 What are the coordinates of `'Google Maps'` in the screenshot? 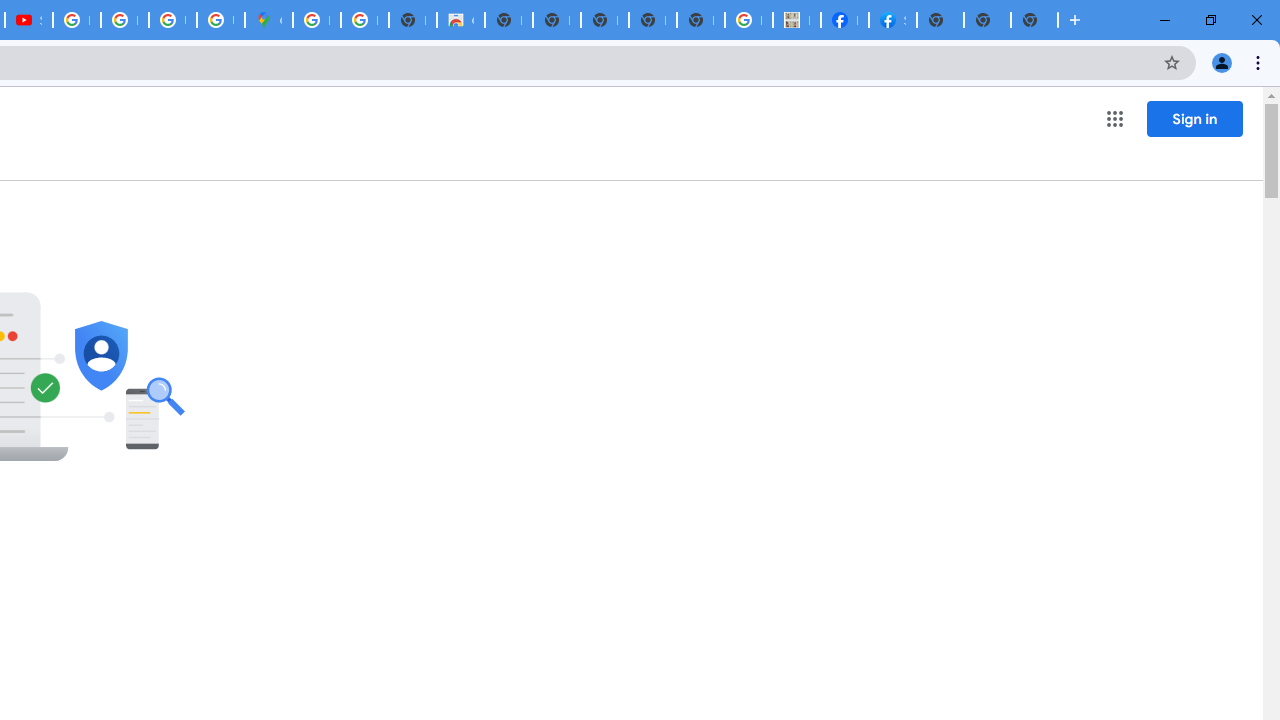 It's located at (267, 20).